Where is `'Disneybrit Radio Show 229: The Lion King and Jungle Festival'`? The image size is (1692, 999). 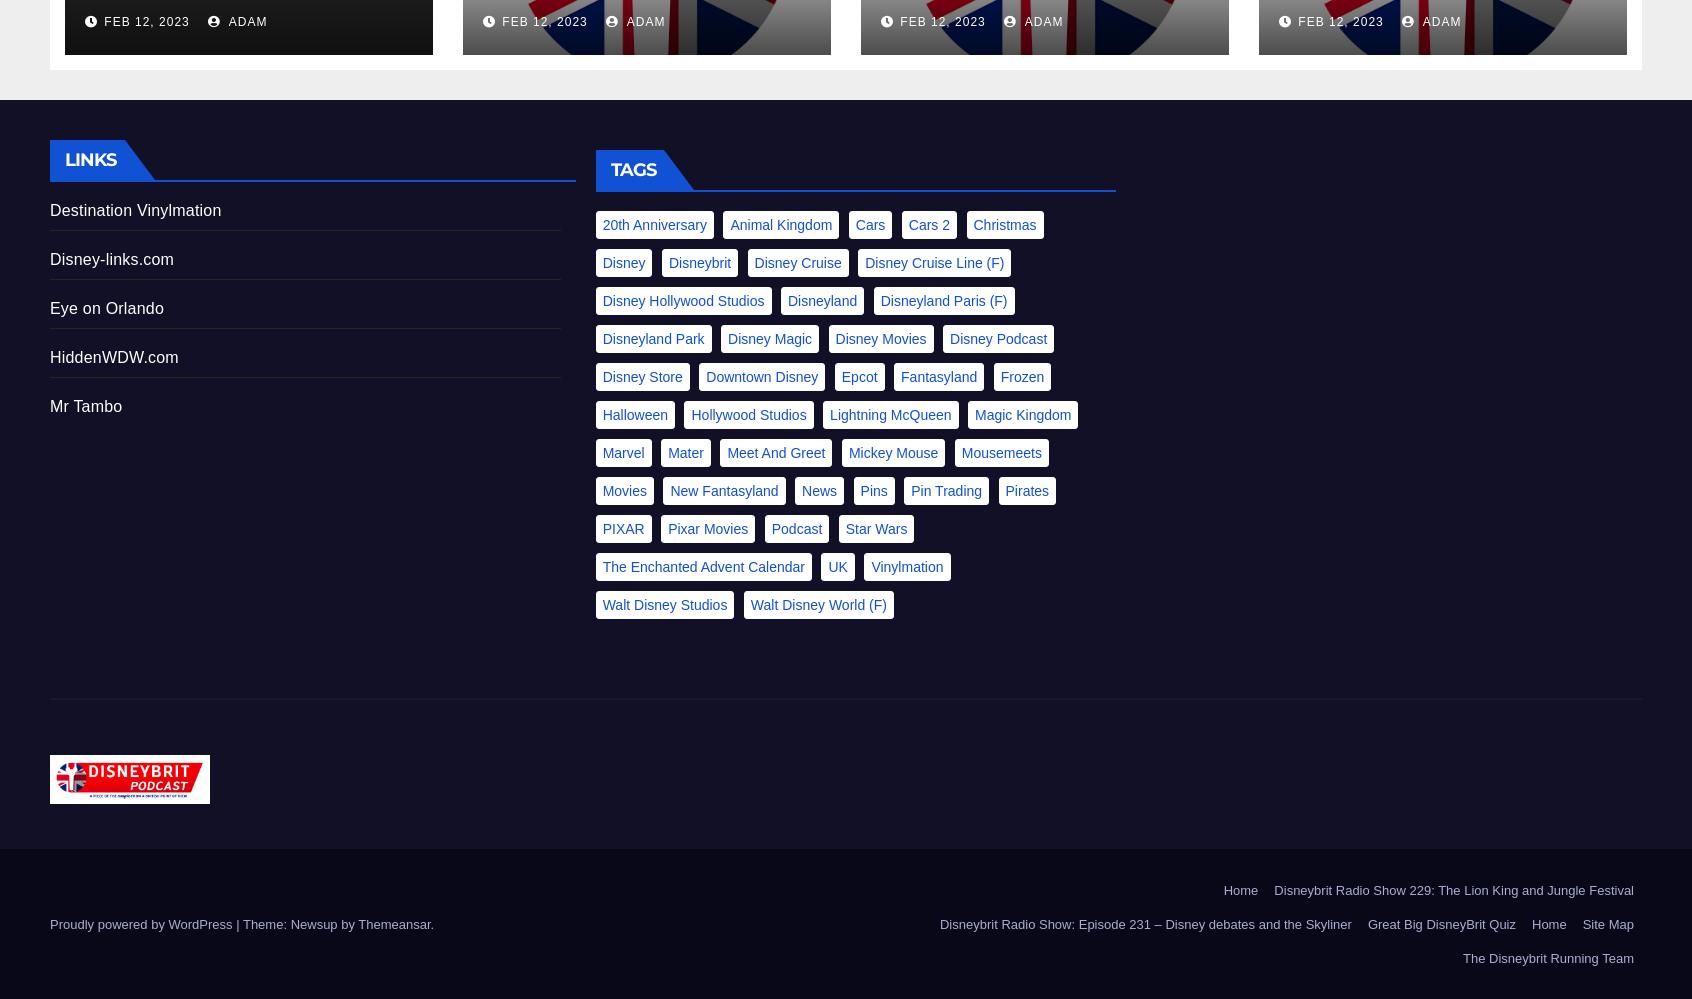
'Disneybrit Radio Show 229: The Lion King and Jungle Festival' is located at coordinates (1452, 889).